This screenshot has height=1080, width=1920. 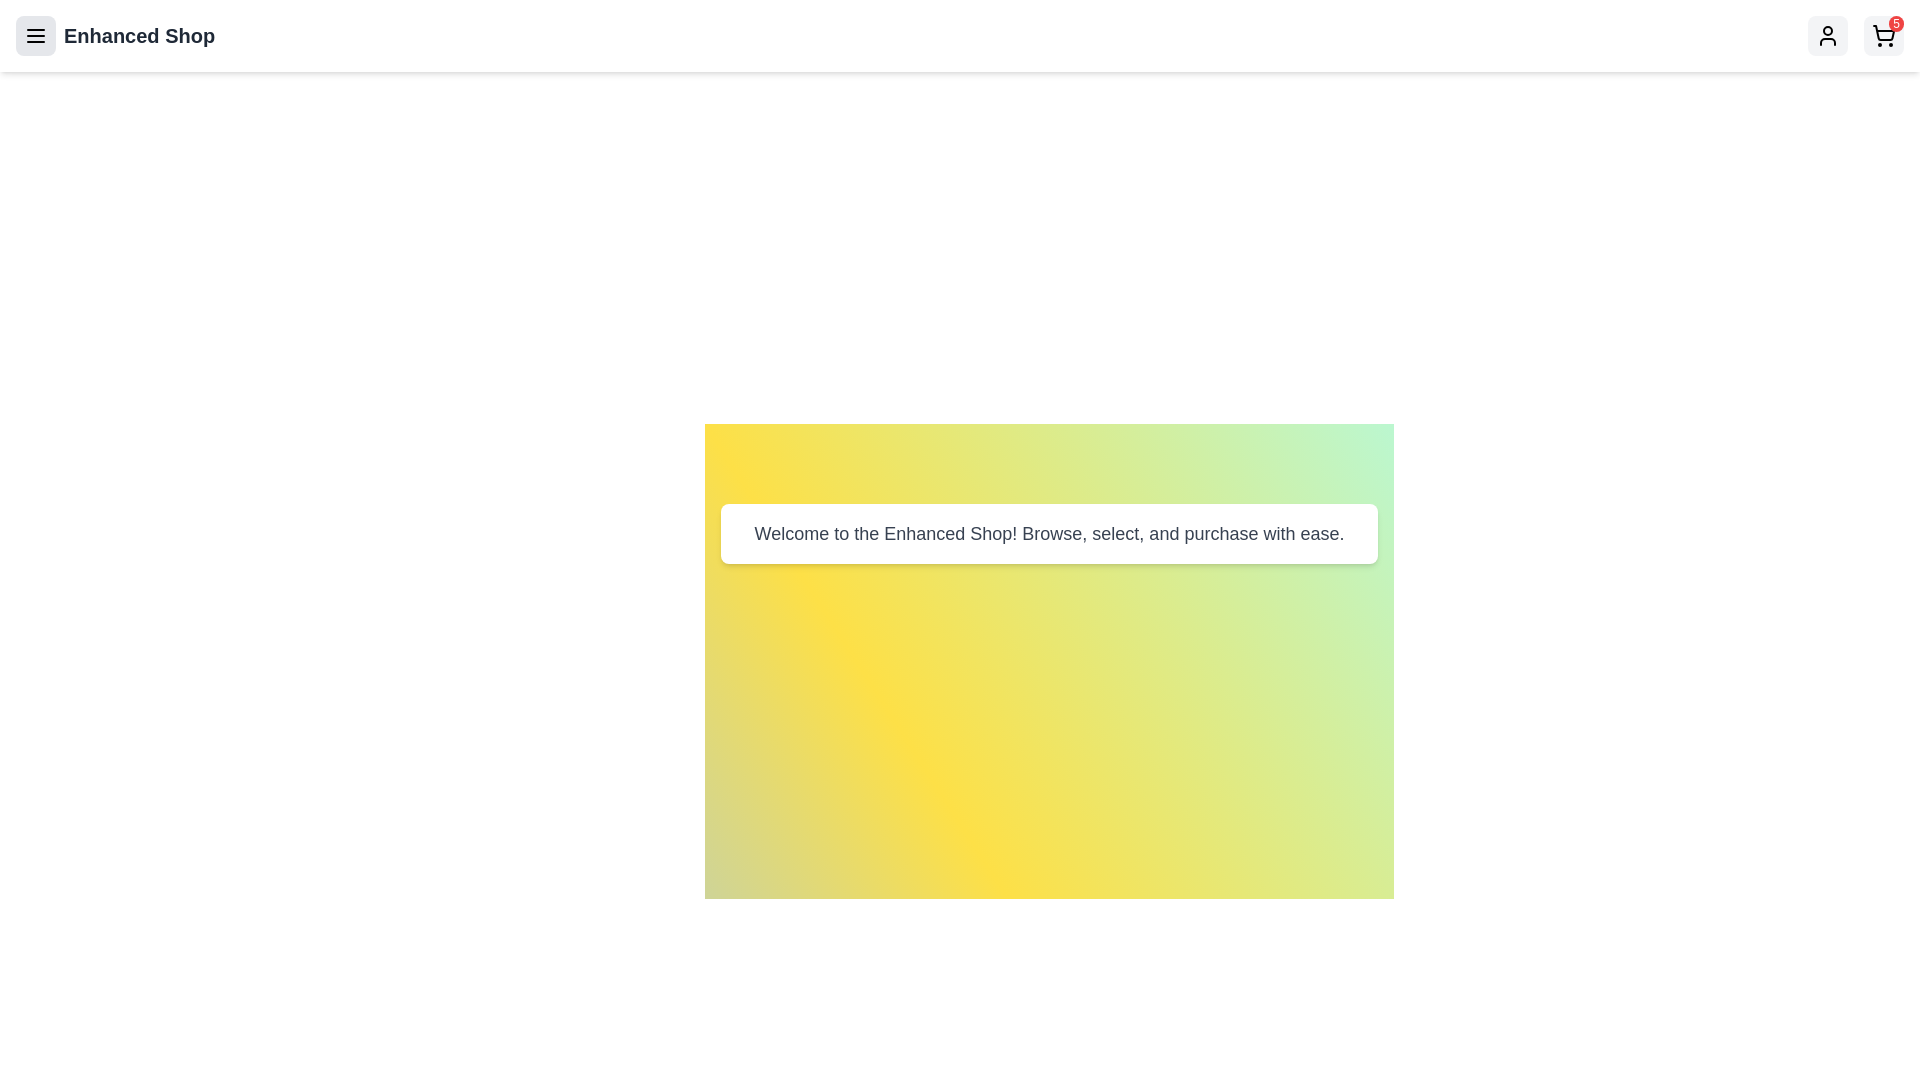 I want to click on the Profile icon to toggle the user profile menu, so click(x=1828, y=35).